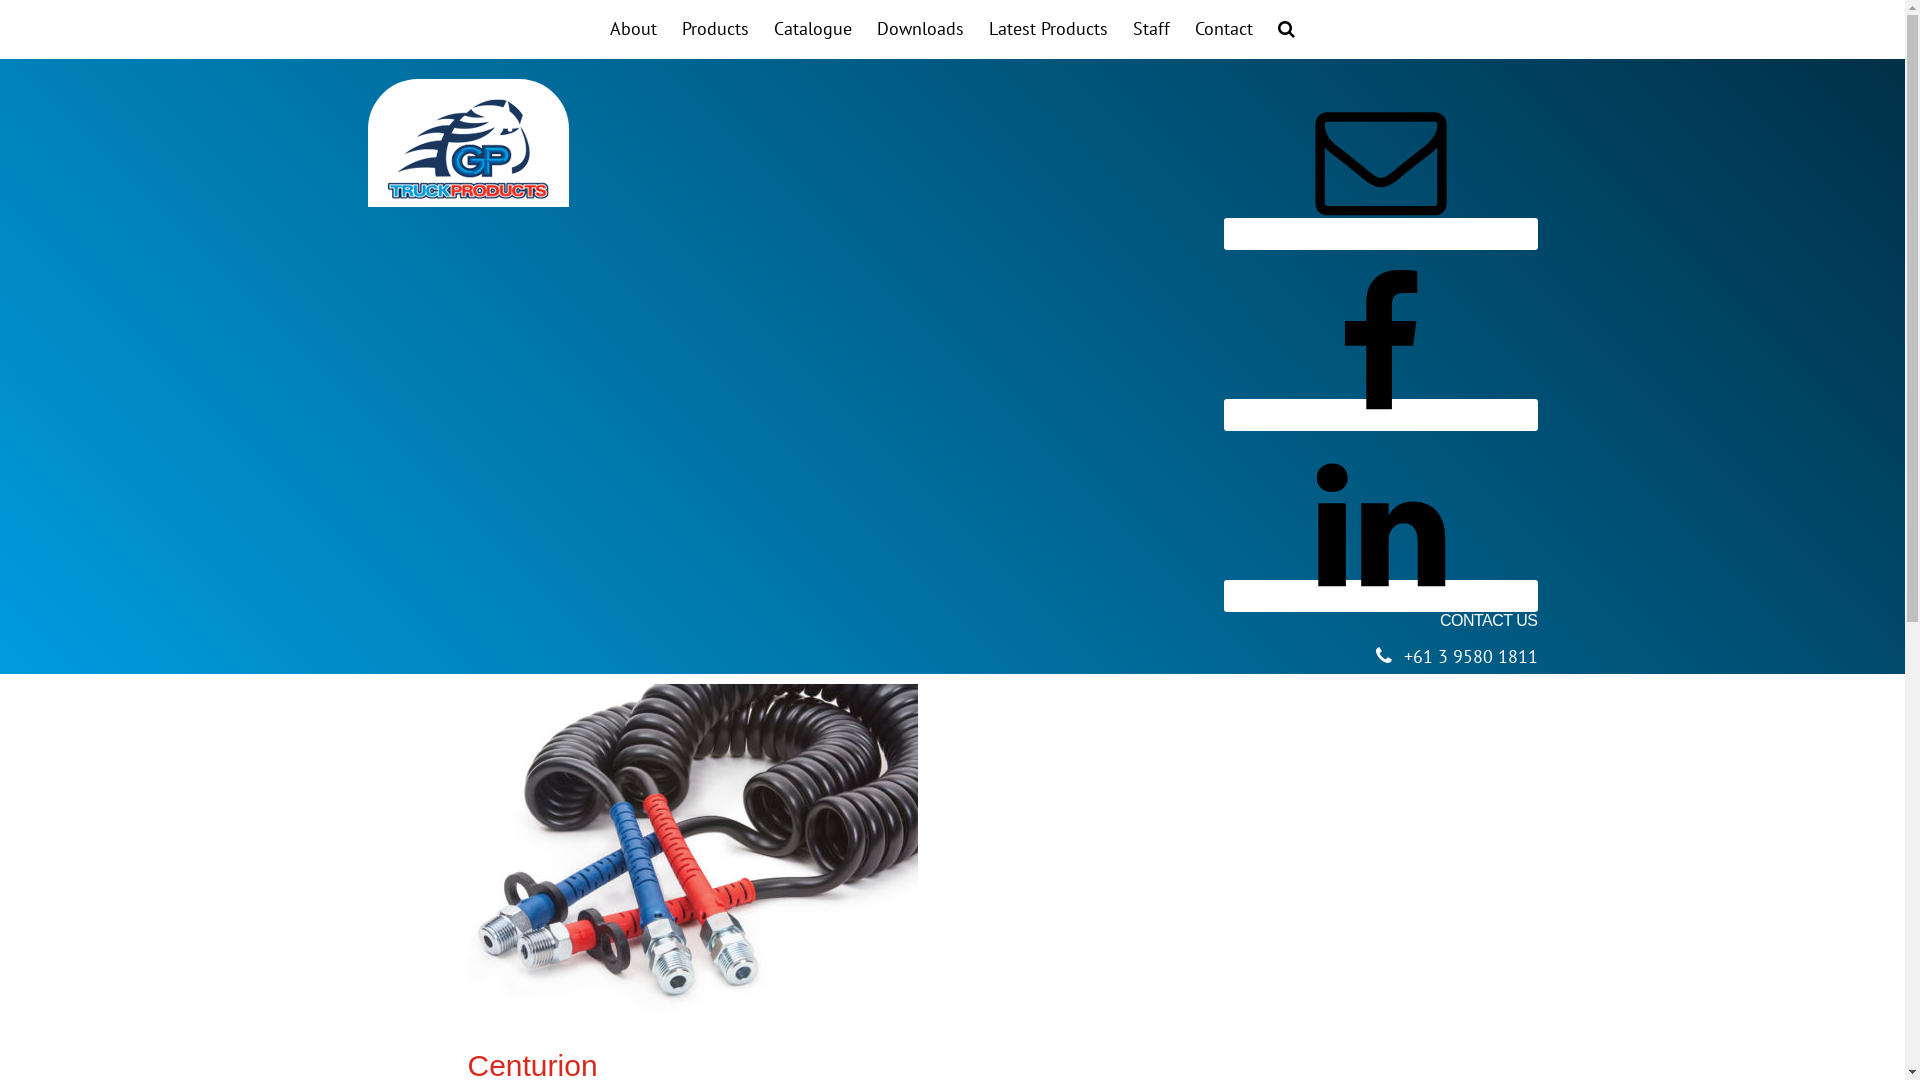  I want to click on 'Latest Products', so click(979, 29).